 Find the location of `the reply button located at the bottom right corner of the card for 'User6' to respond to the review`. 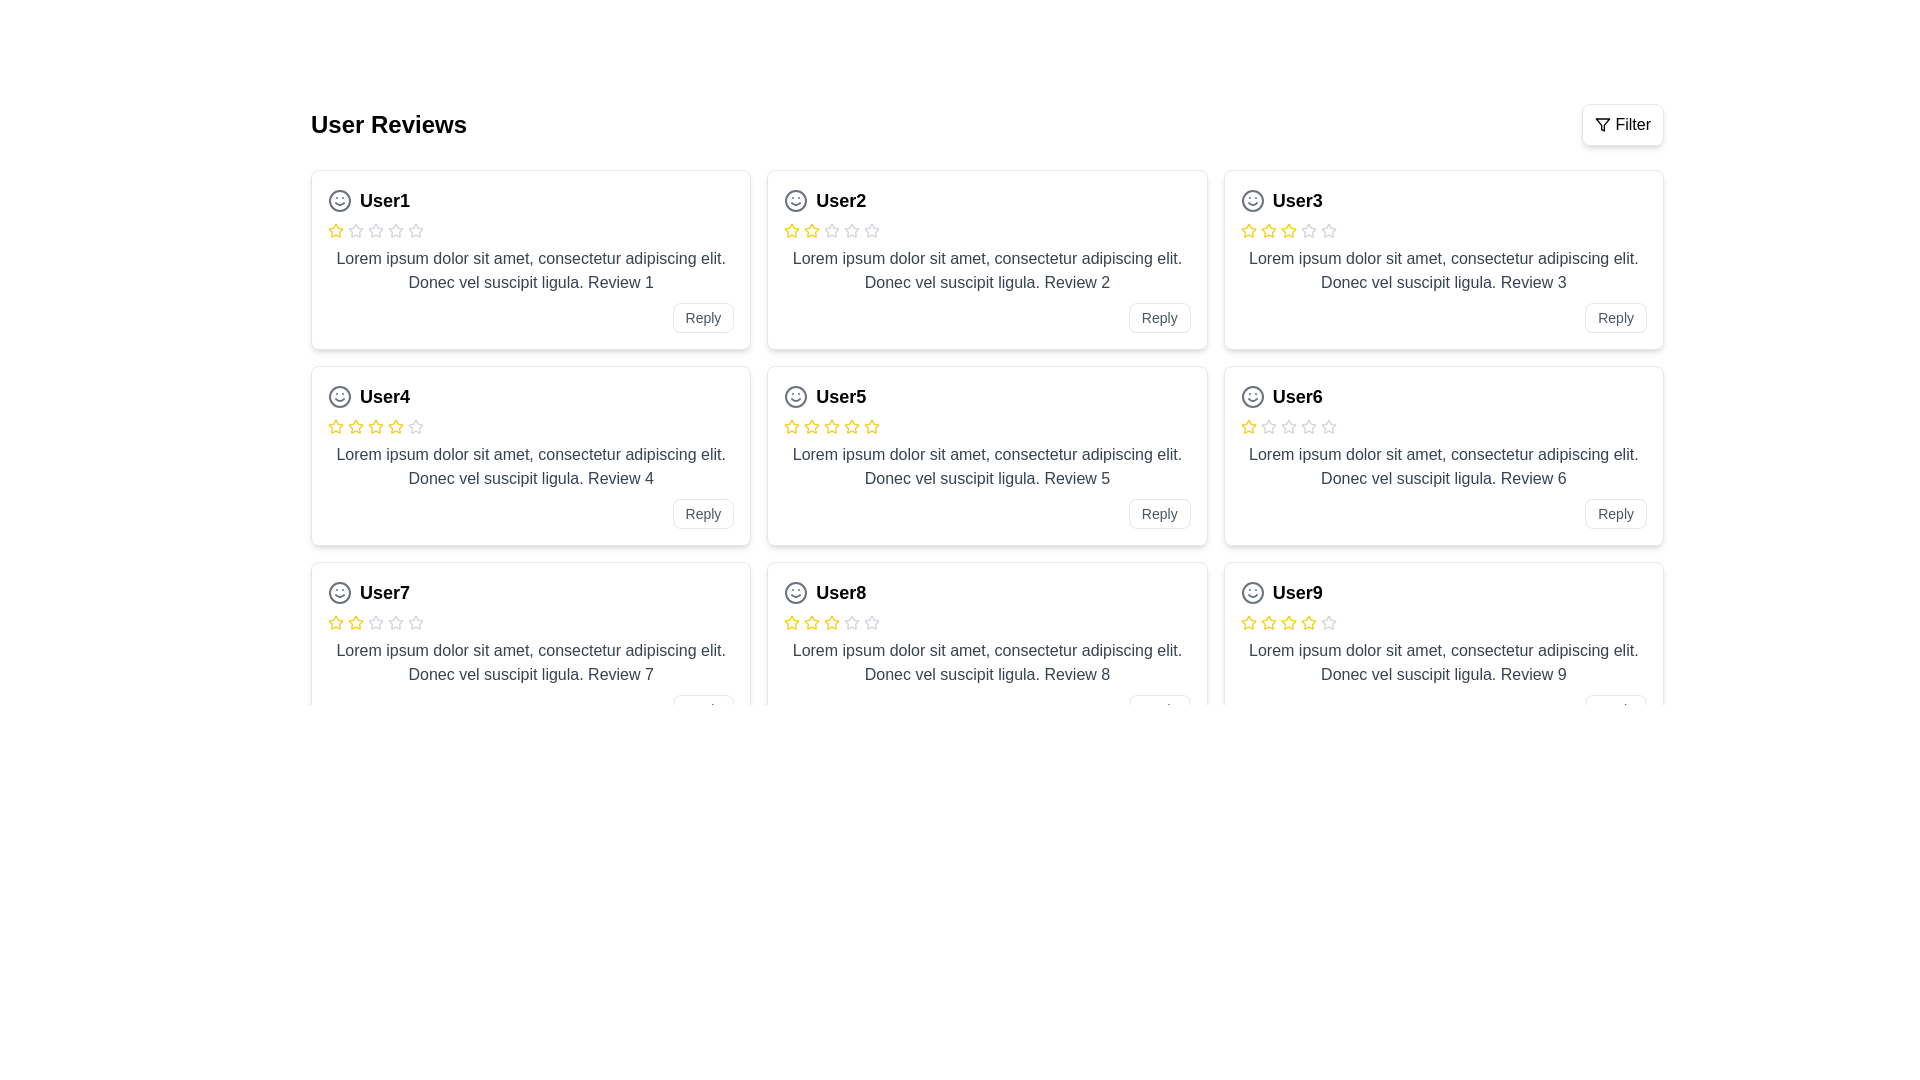

the reply button located at the bottom right corner of the card for 'User6' to respond to the review is located at coordinates (1616, 512).